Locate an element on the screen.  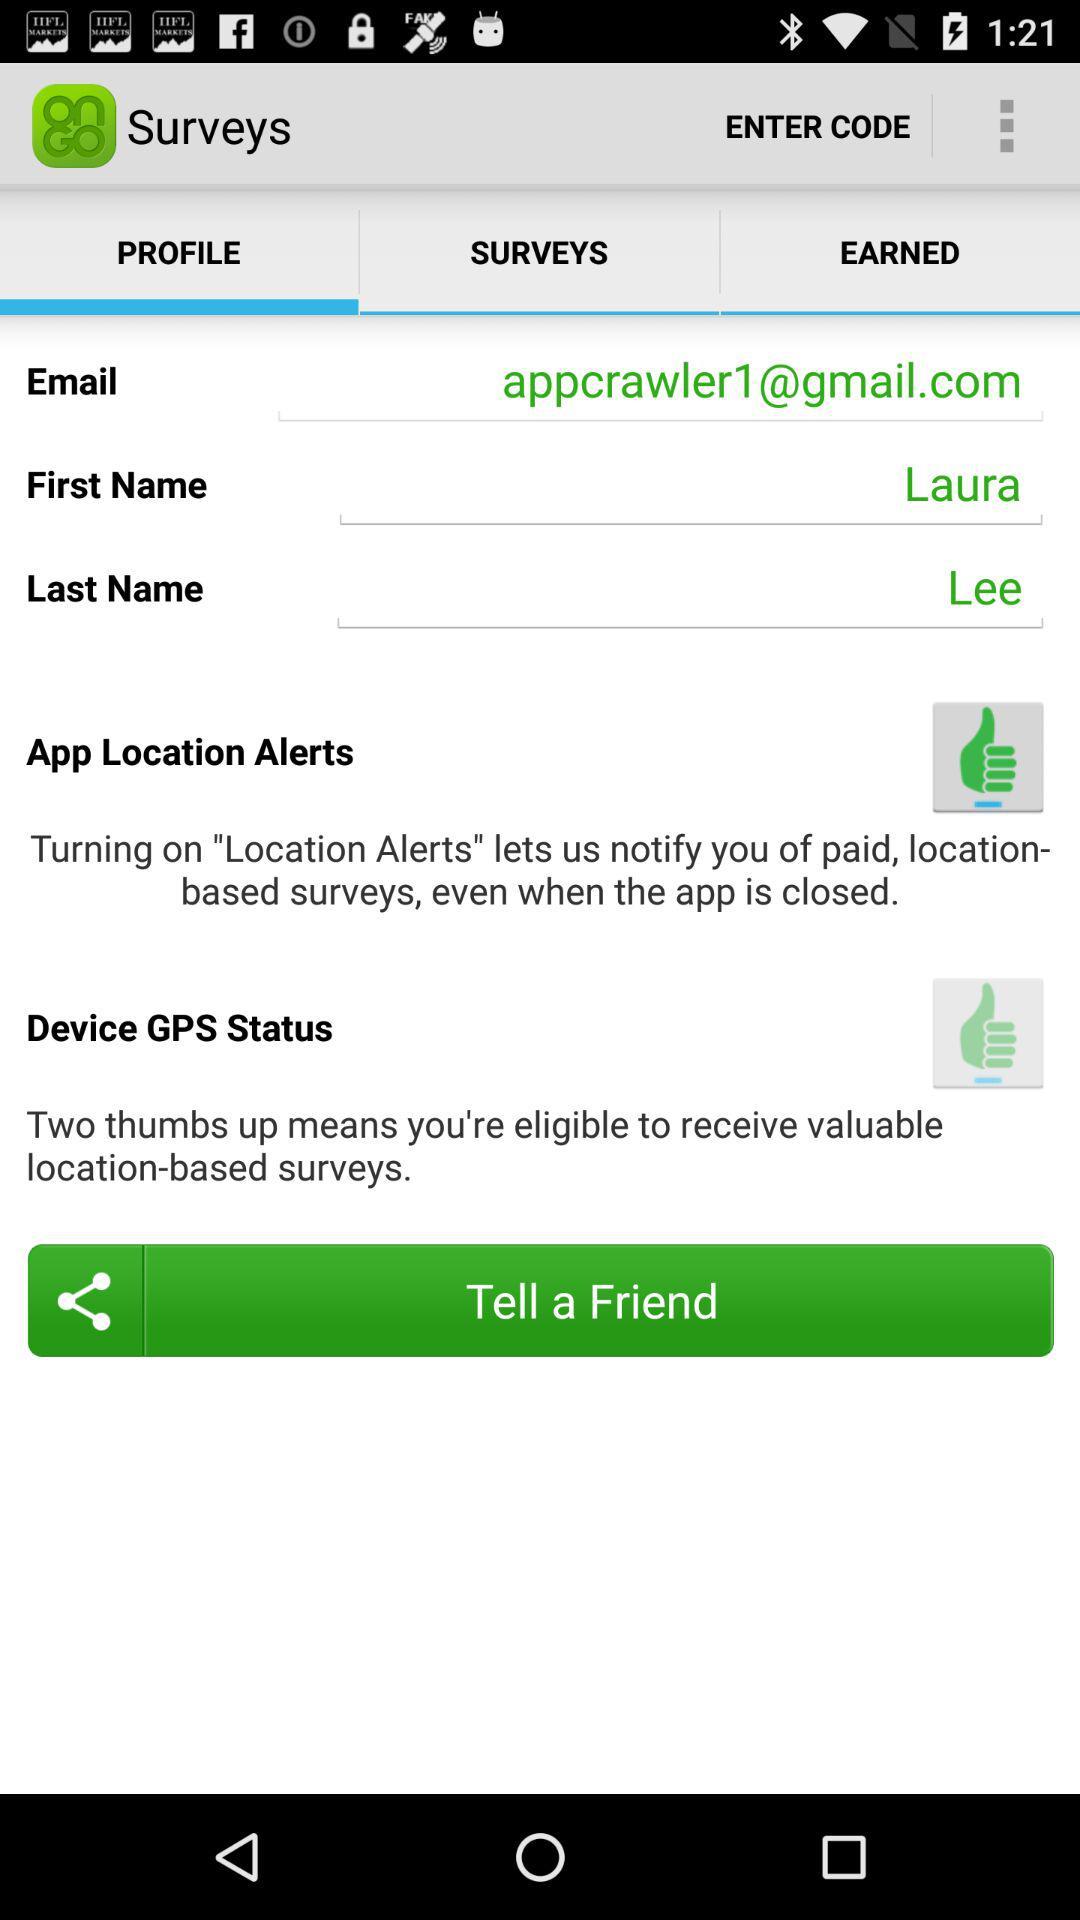
the icon below the lee item is located at coordinates (987, 756).